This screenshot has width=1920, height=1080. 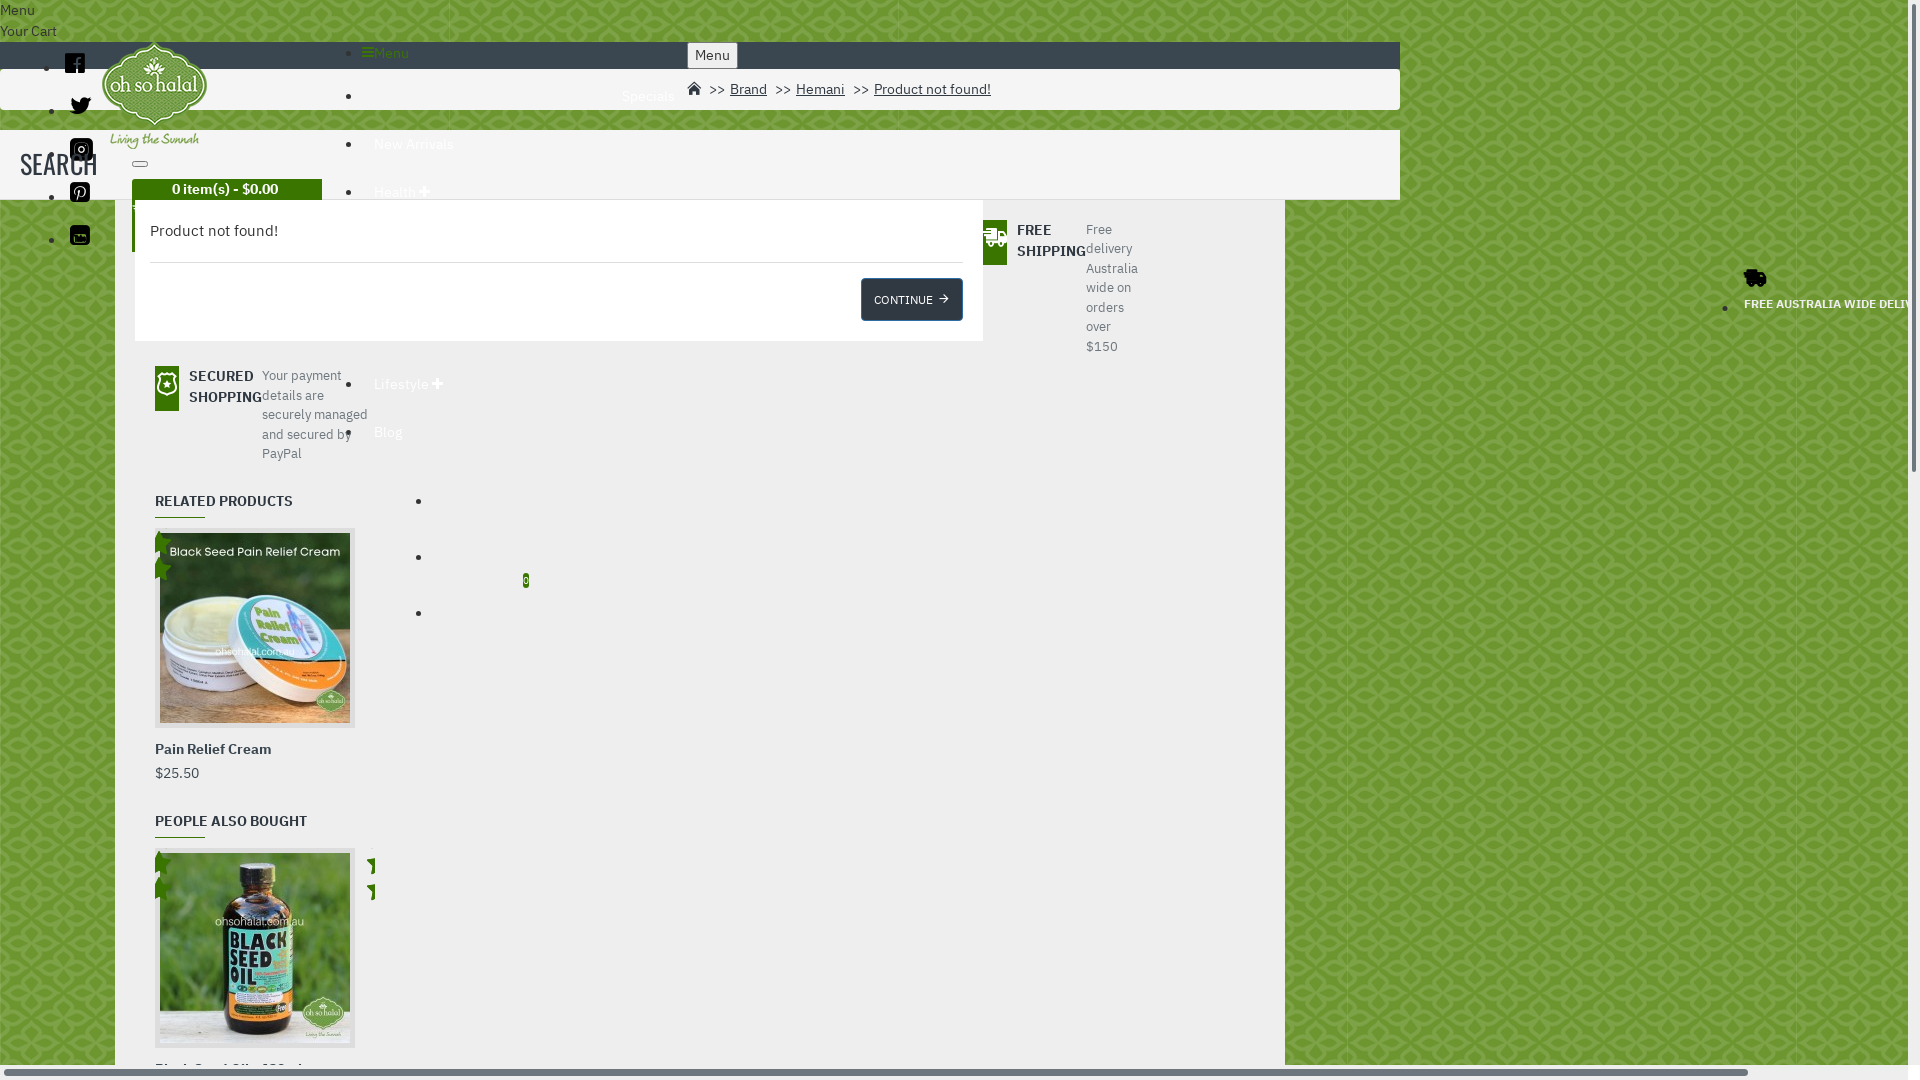 What do you see at coordinates (910, 299) in the screenshot?
I see `'CONTINUE'` at bounding box center [910, 299].